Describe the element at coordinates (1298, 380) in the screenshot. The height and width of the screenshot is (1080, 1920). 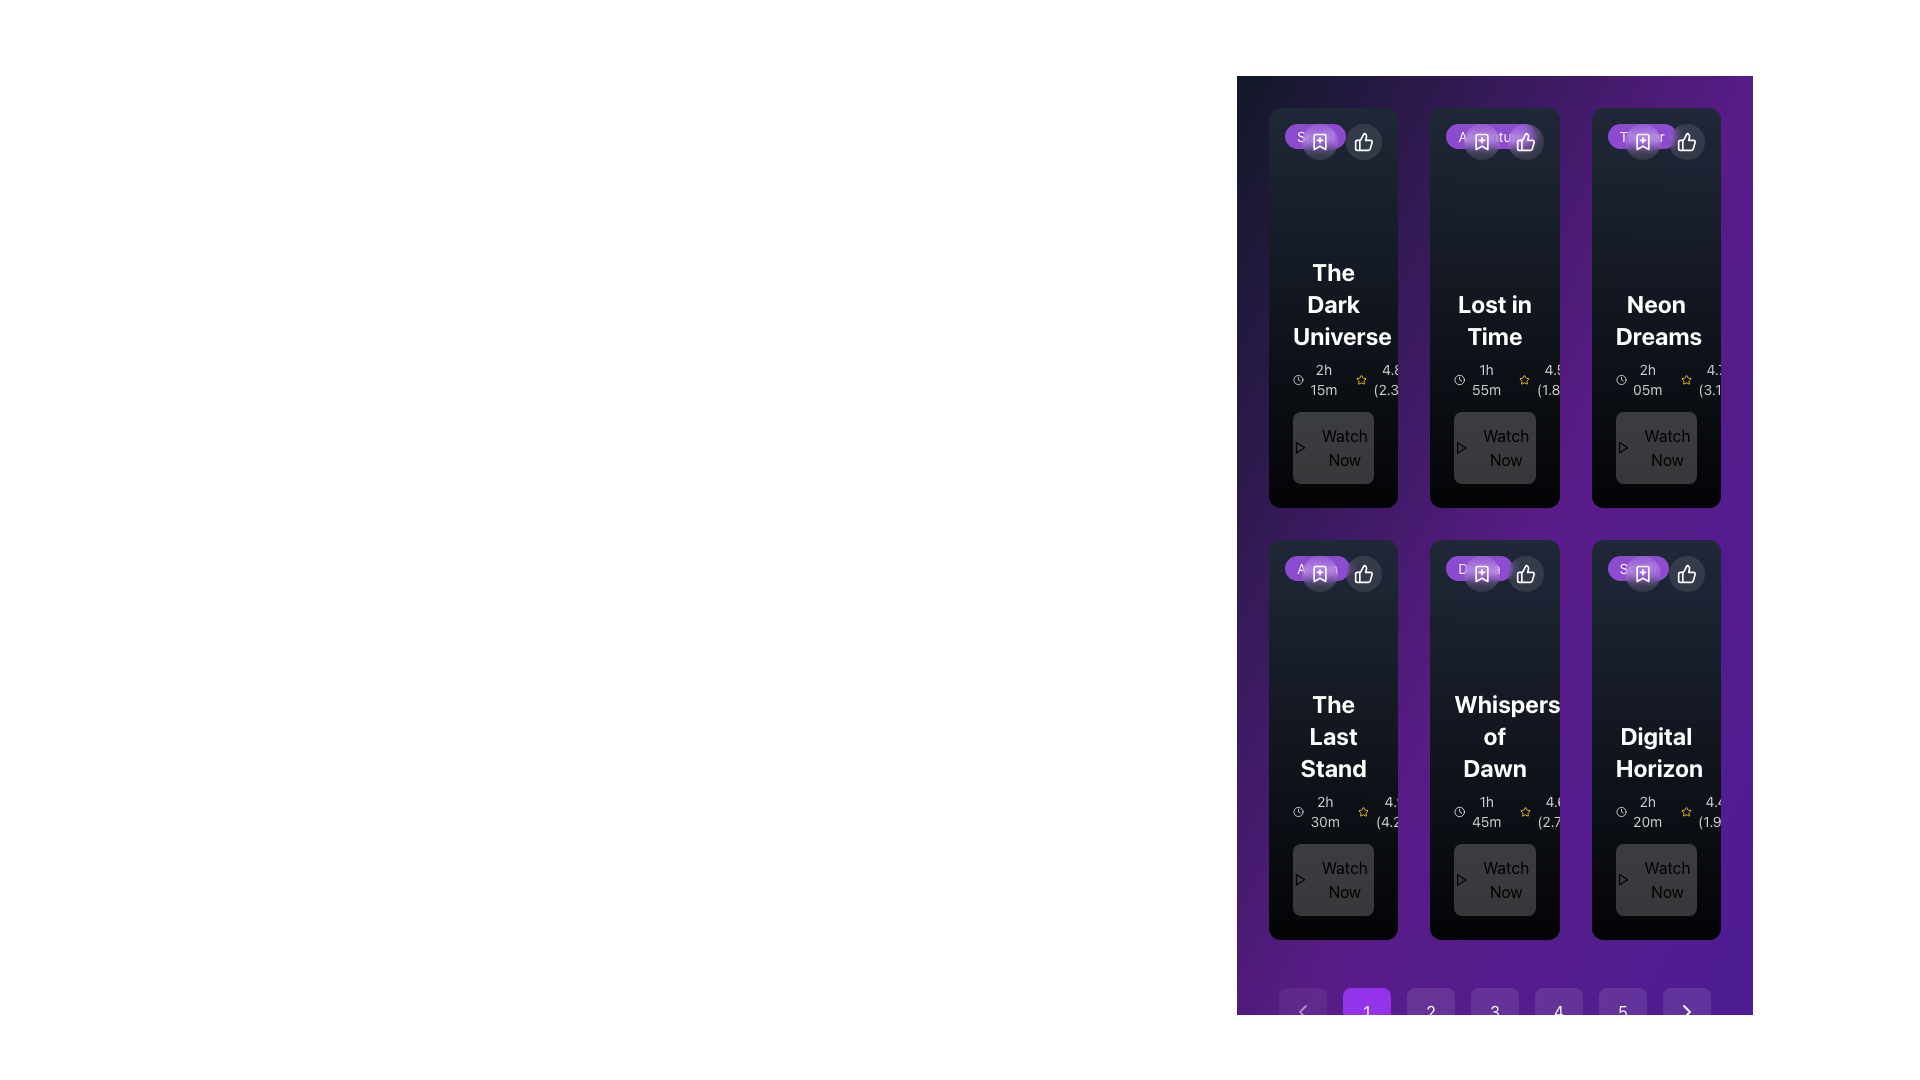
I see `the time or duration icon located in the top left corner of the grid card titled 'The Dark Universe', positioned within the card's header area` at that location.